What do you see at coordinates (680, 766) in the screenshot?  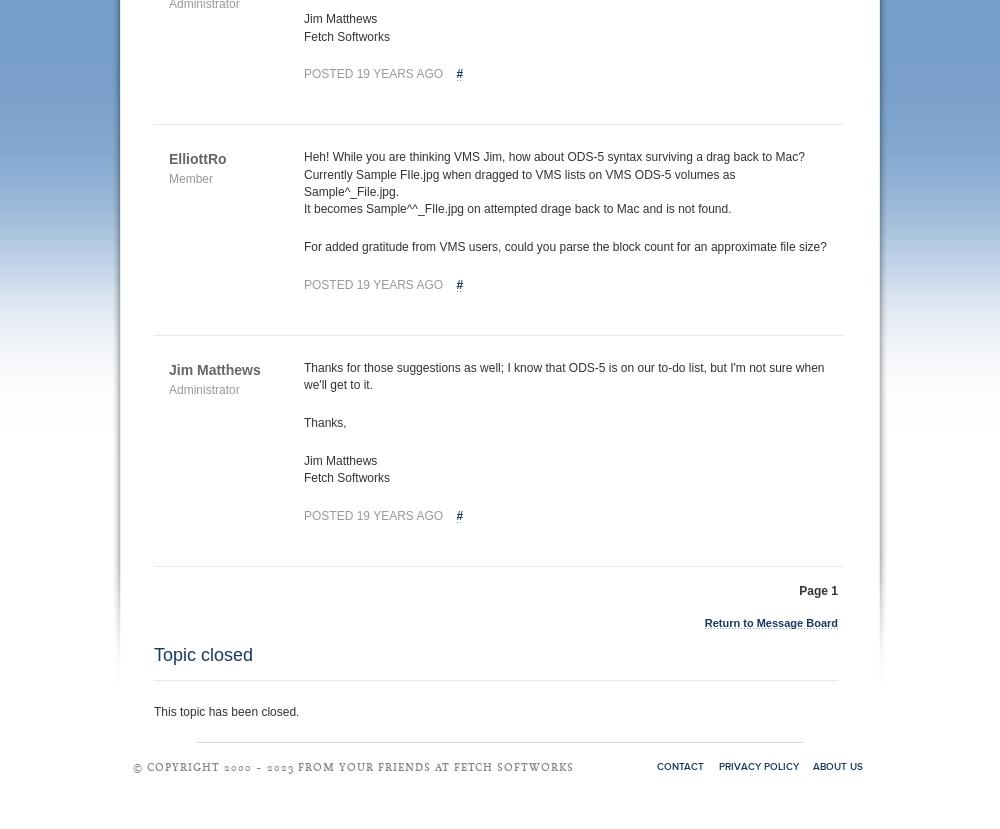 I see `'Contact'` at bounding box center [680, 766].